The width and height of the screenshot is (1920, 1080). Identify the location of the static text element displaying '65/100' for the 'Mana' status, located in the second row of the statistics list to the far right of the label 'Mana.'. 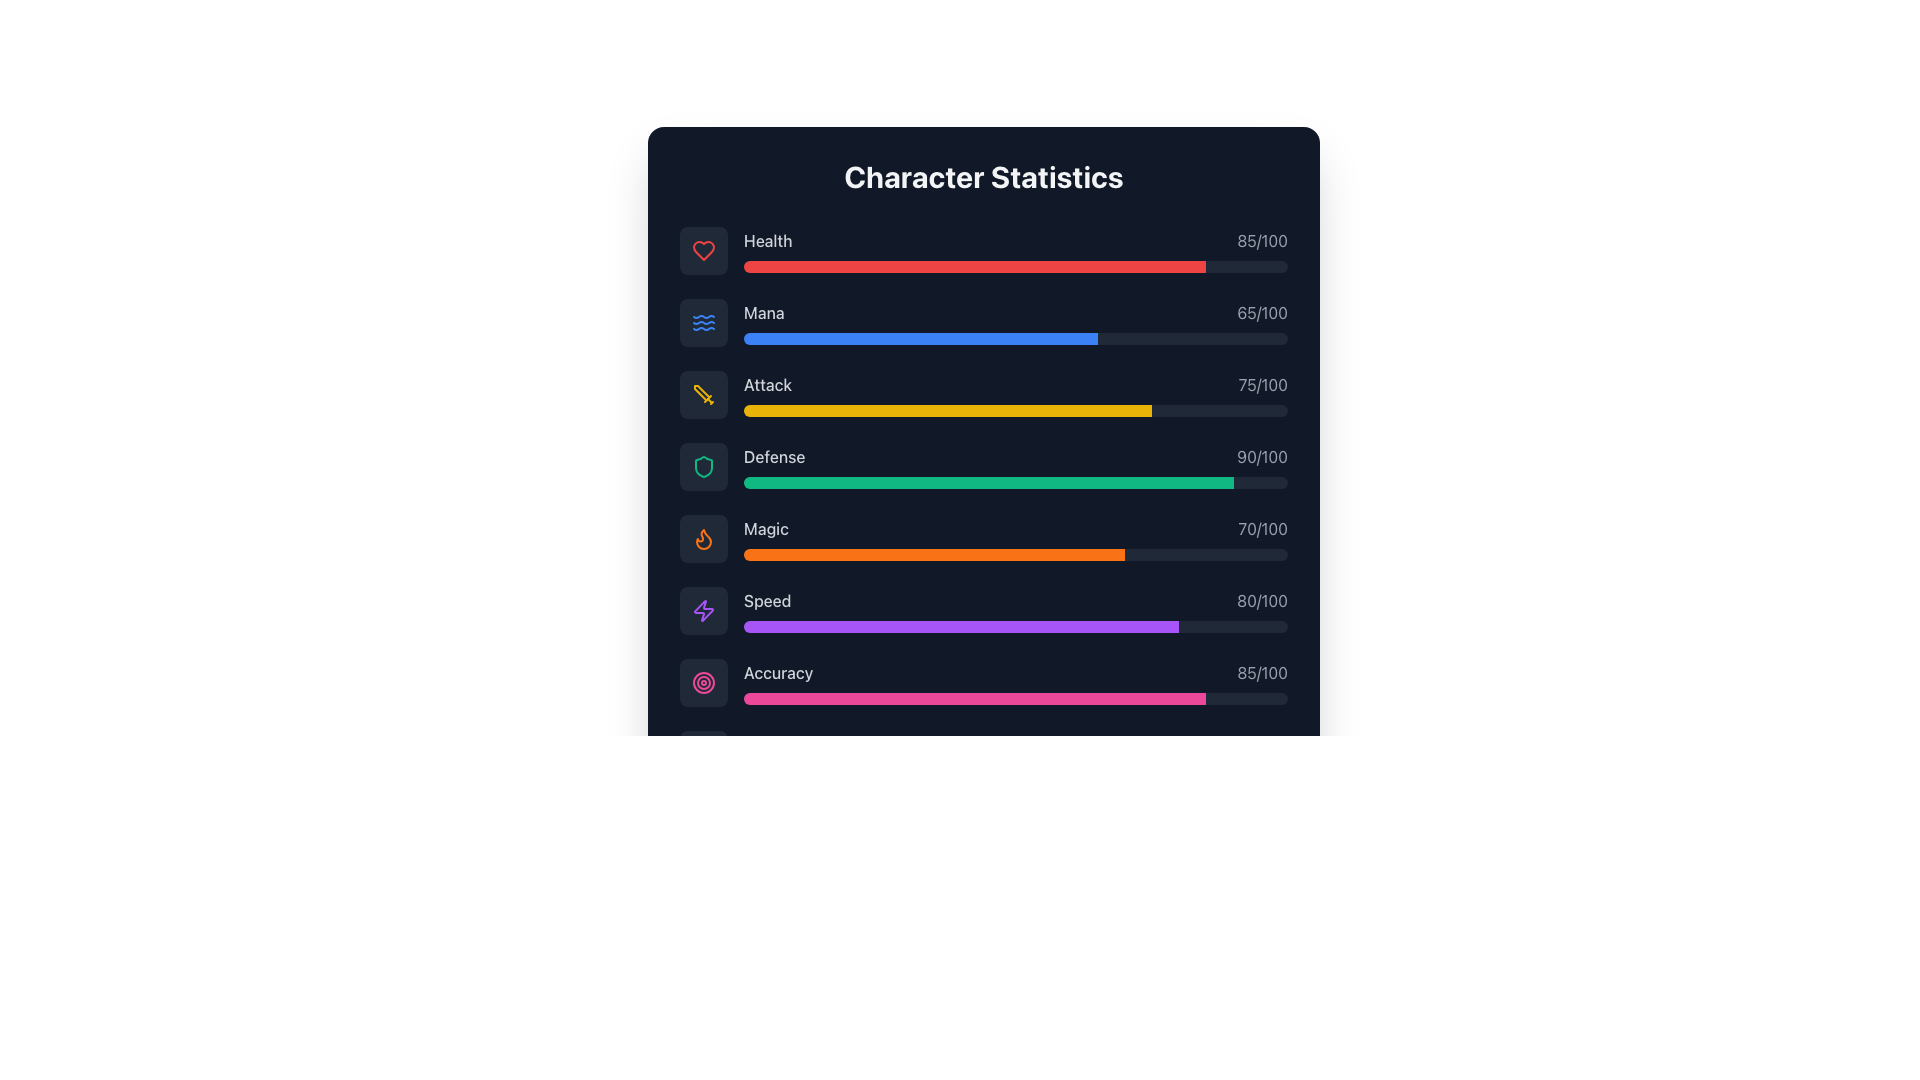
(1261, 312).